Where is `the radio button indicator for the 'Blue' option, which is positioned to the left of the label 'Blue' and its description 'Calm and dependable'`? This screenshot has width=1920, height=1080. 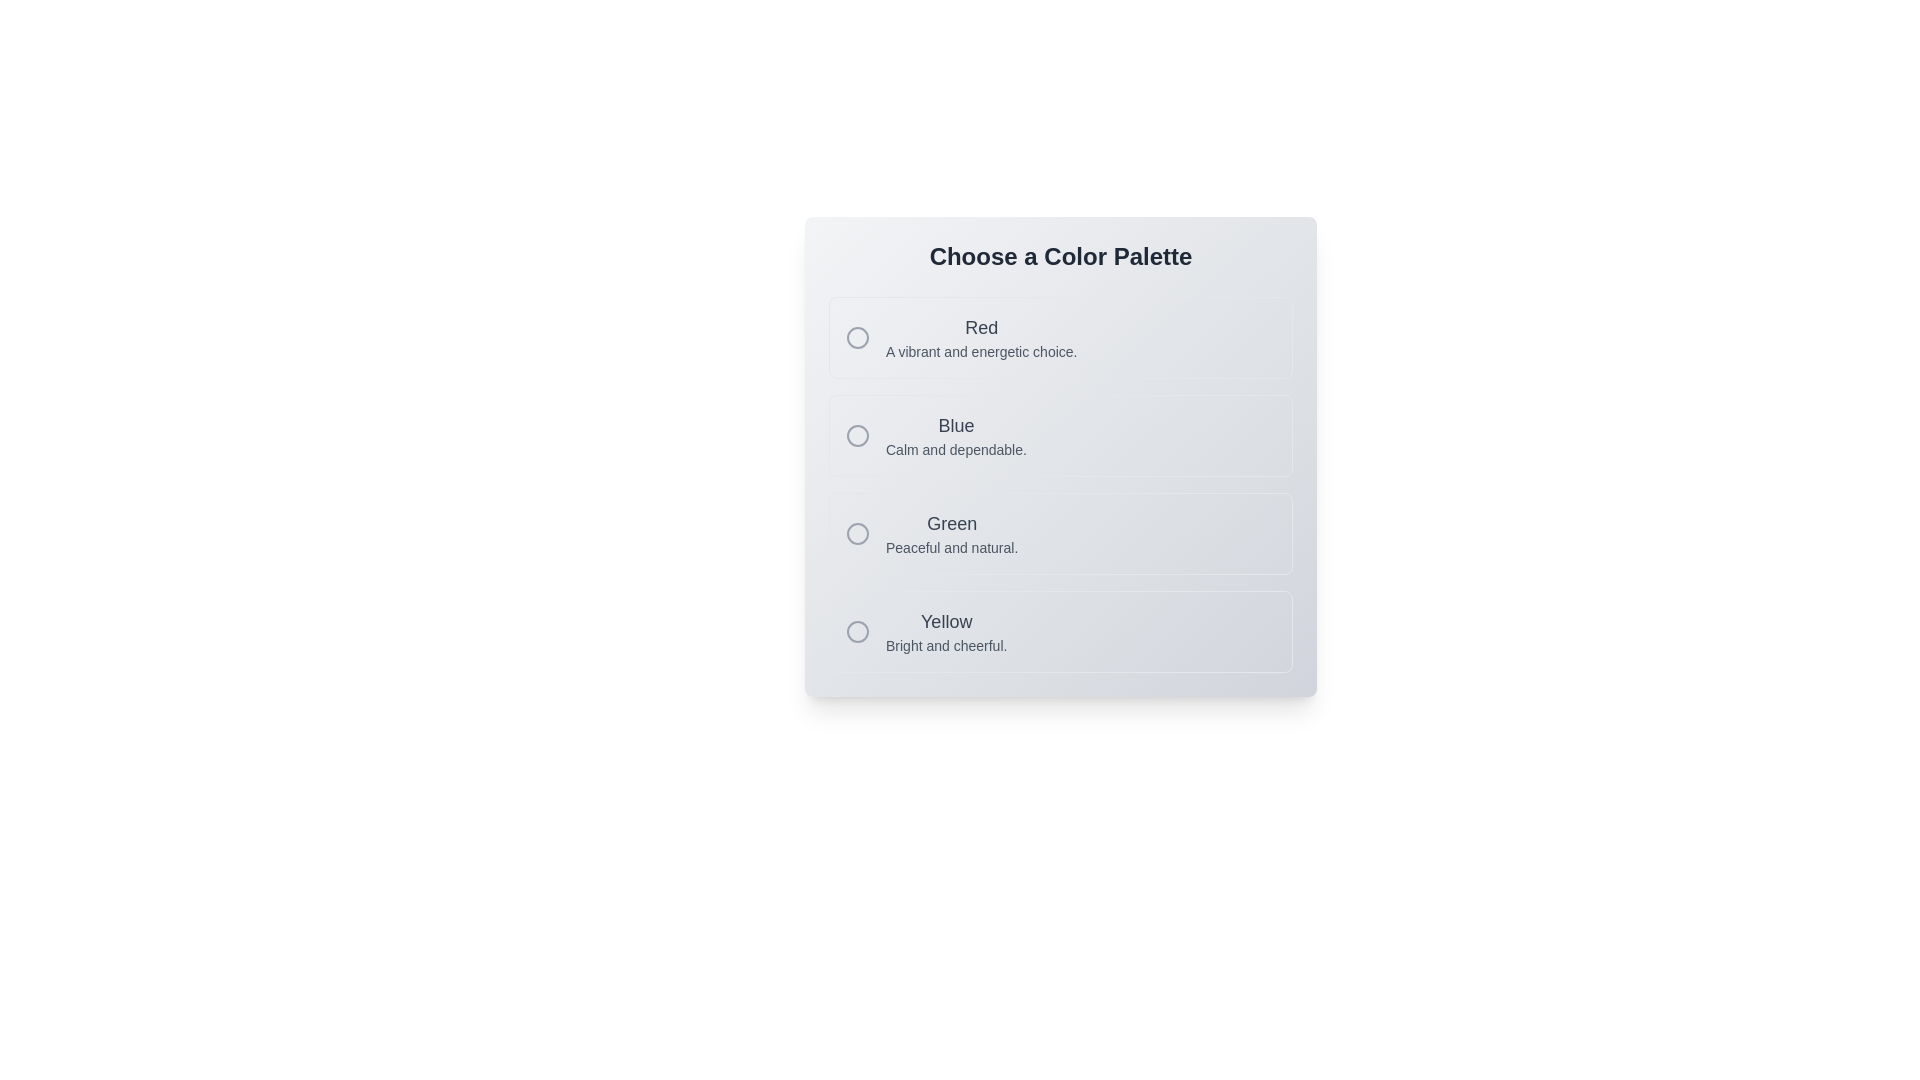
the radio button indicator for the 'Blue' option, which is positioned to the left of the label 'Blue' and its description 'Calm and dependable' is located at coordinates (858, 434).